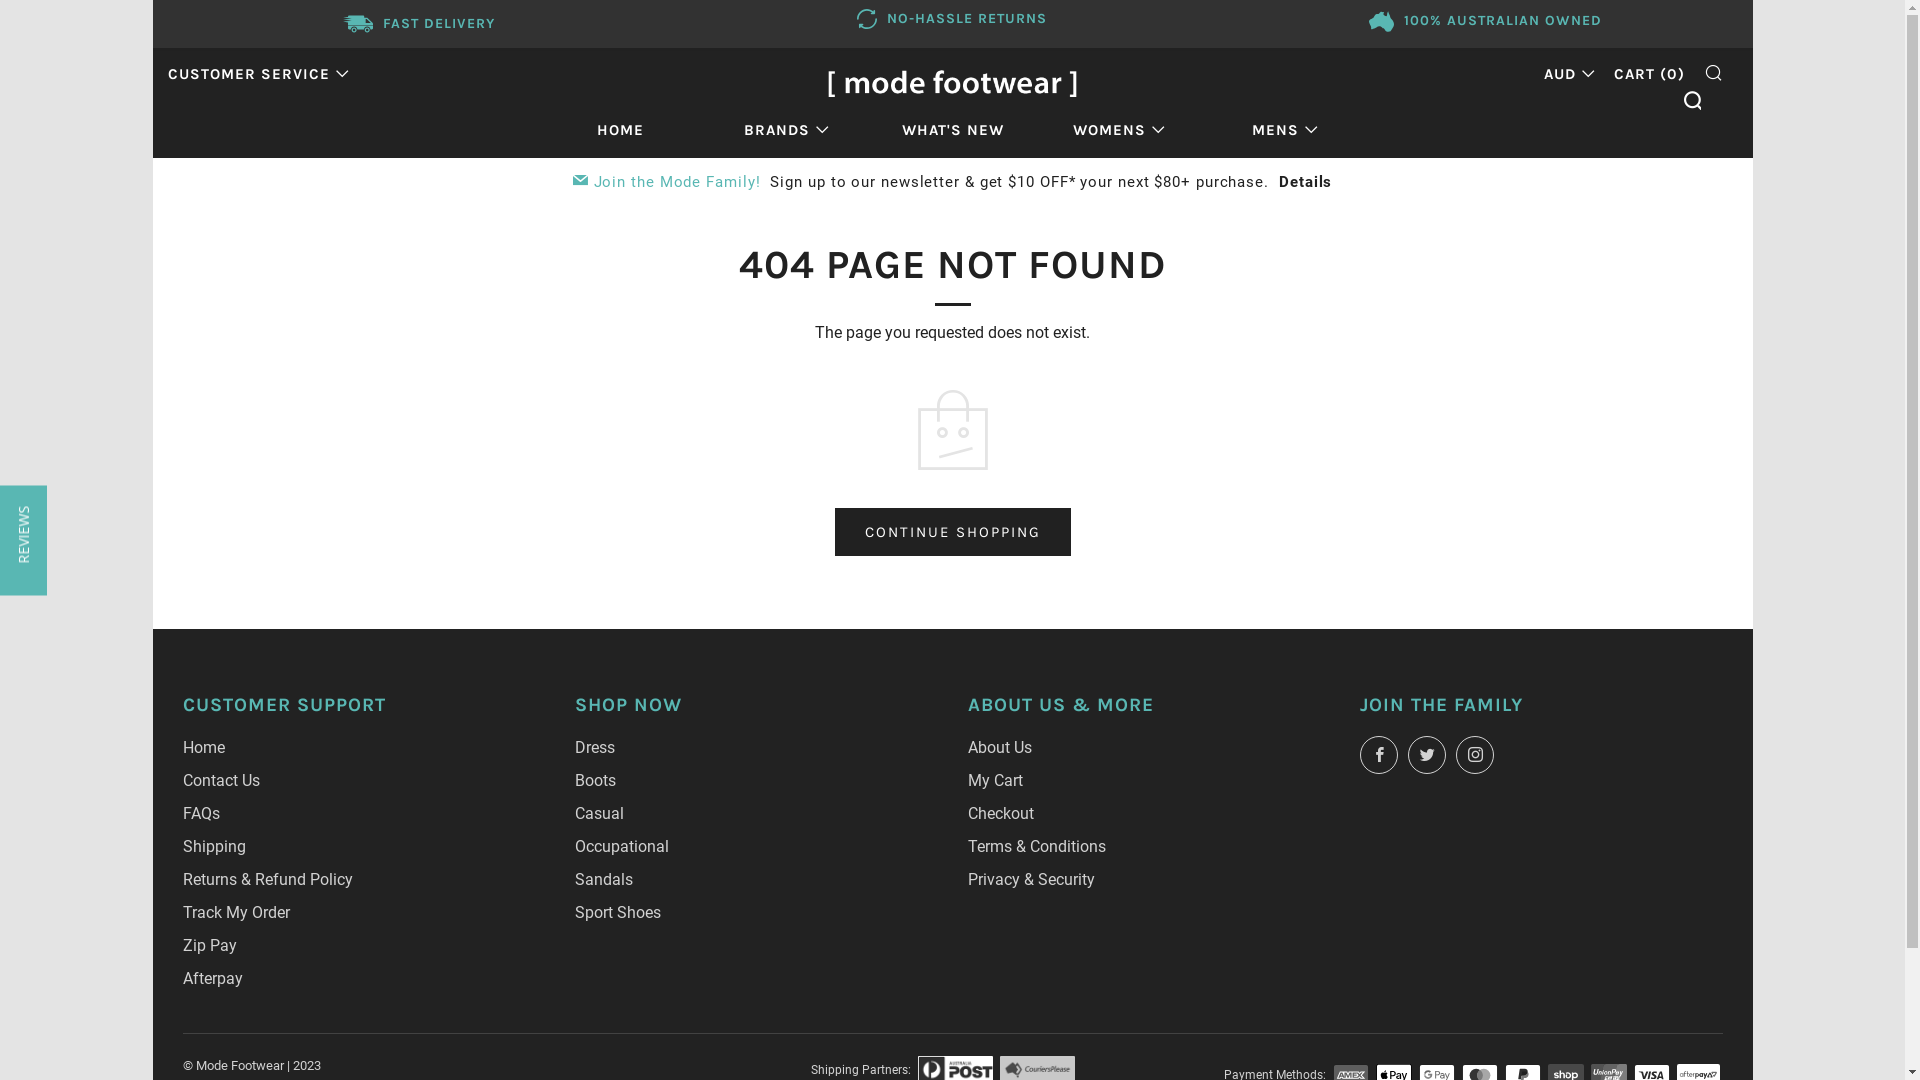 This screenshot has height=1080, width=1920. What do you see at coordinates (995, 779) in the screenshot?
I see `'My Cart'` at bounding box center [995, 779].